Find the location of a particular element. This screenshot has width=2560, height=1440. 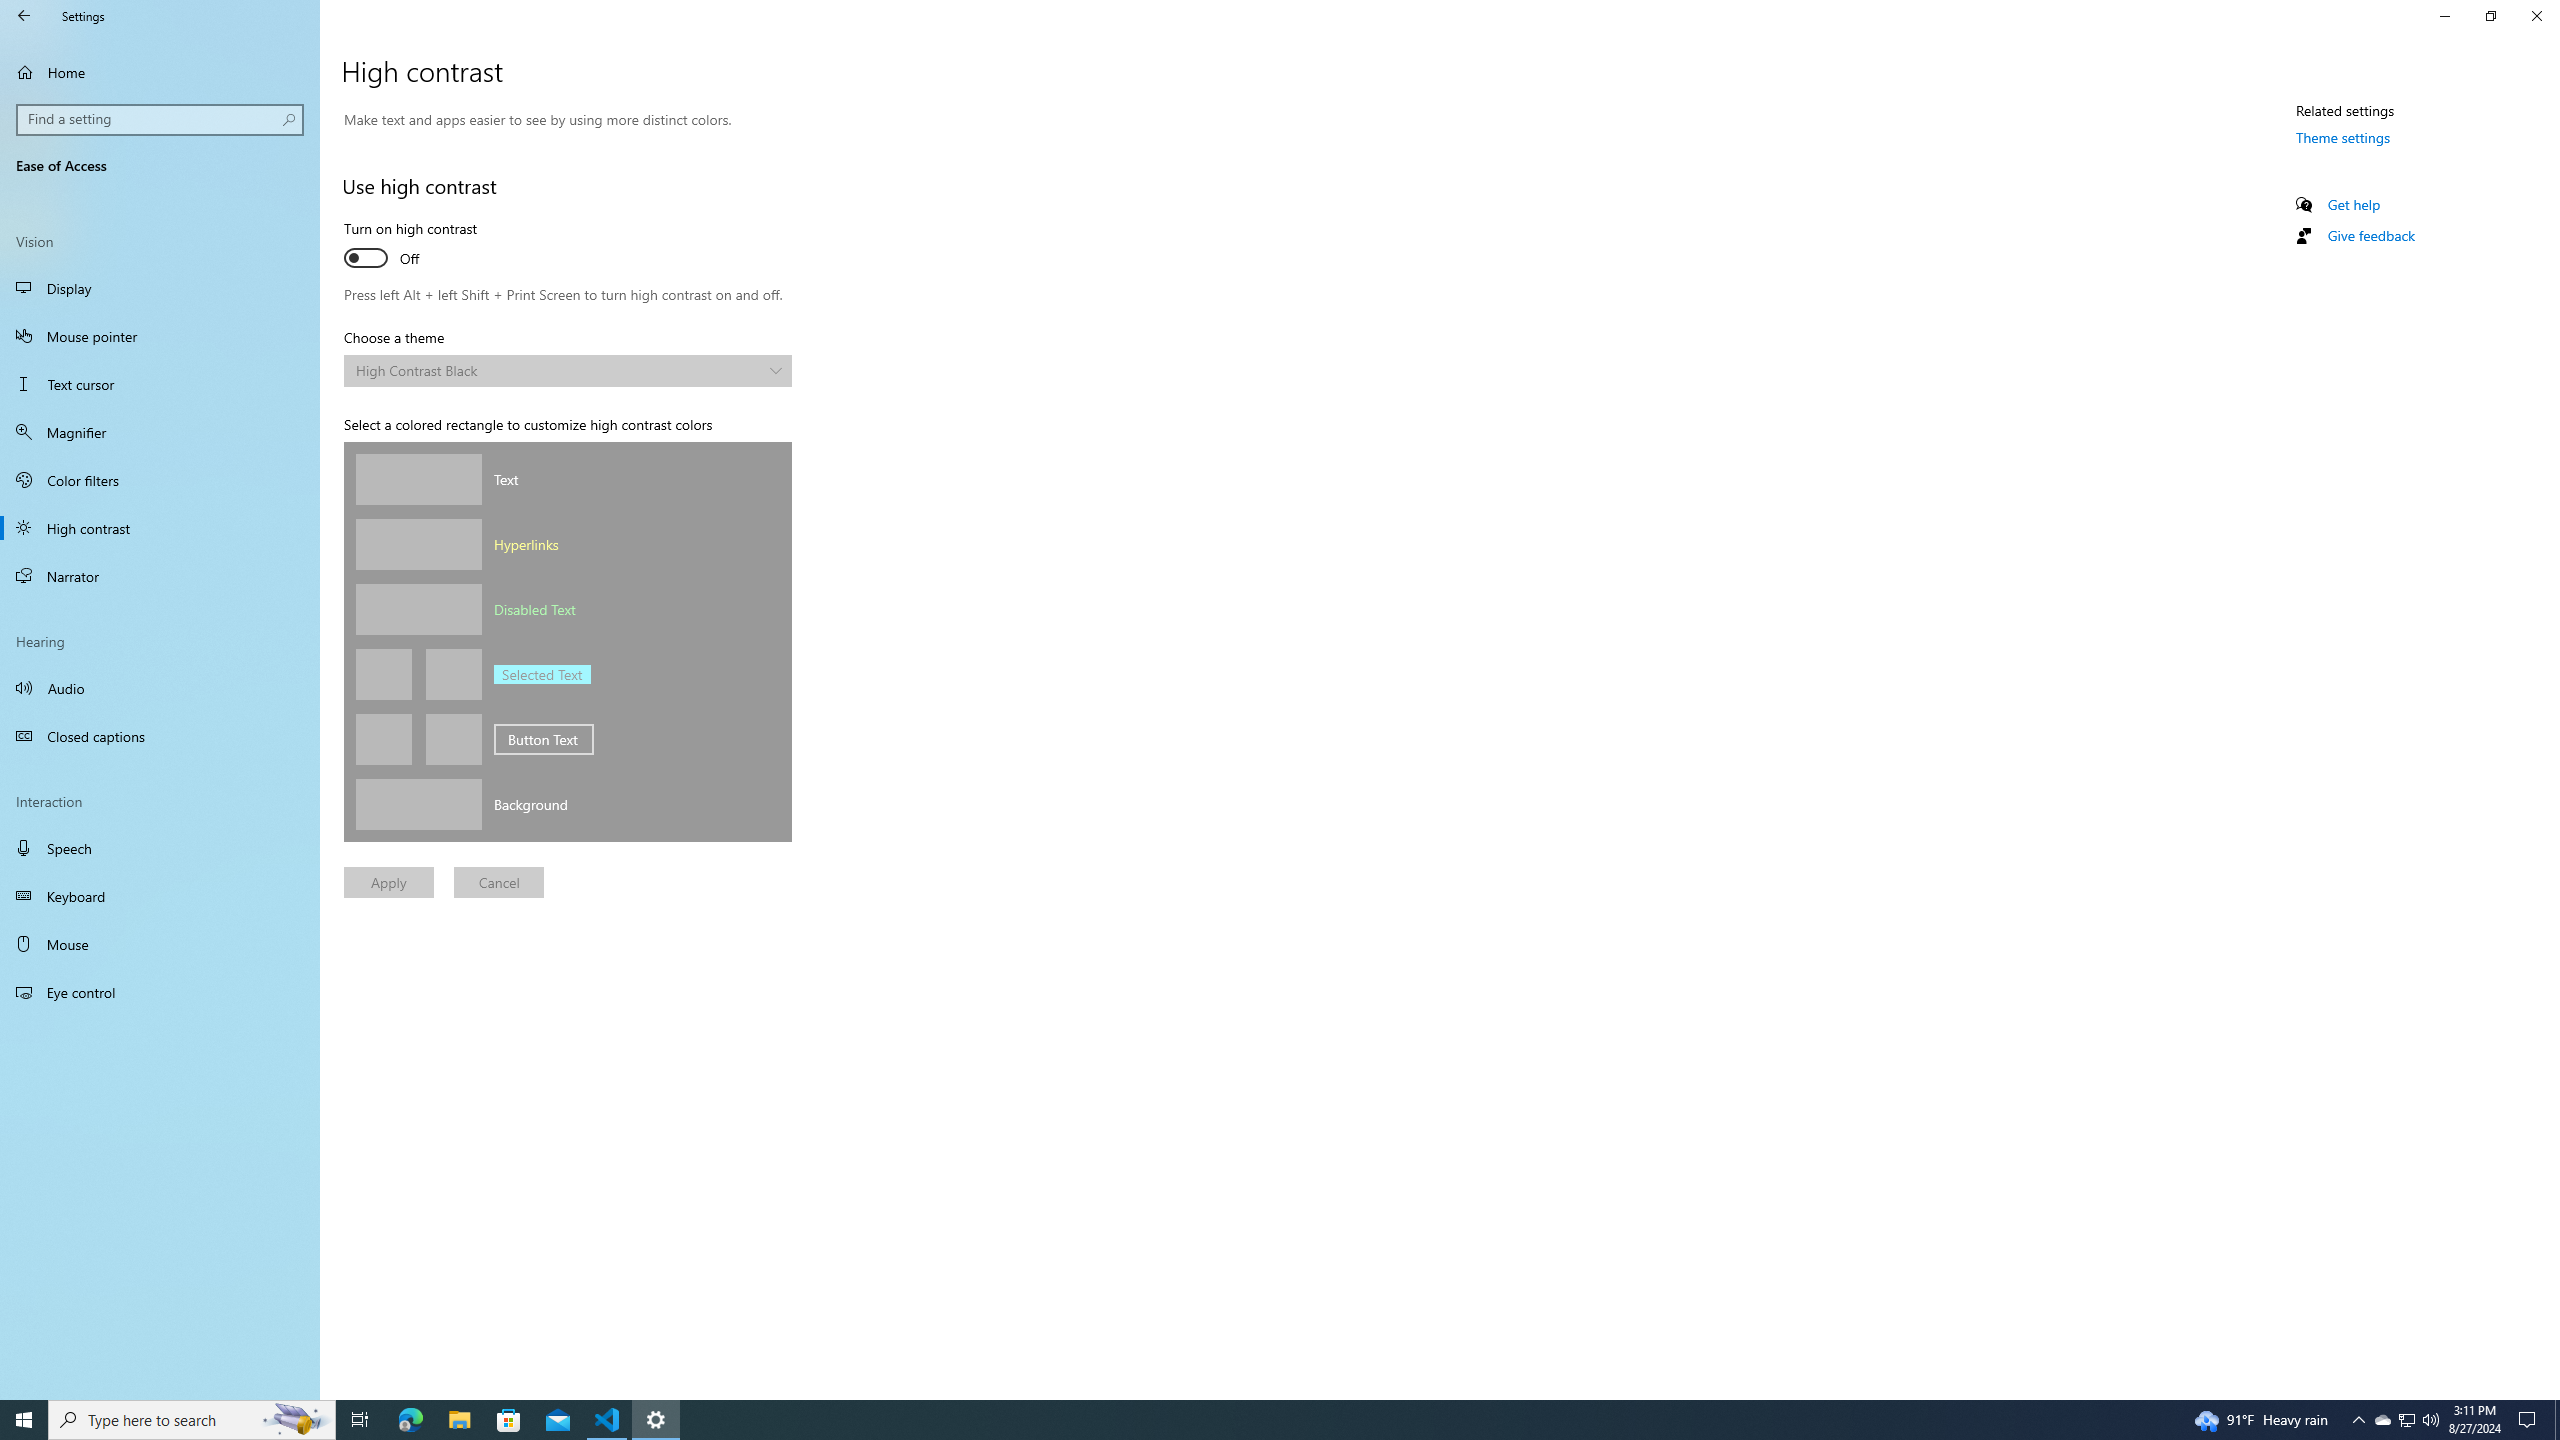

'Notification Chevron' is located at coordinates (2359, 1418).